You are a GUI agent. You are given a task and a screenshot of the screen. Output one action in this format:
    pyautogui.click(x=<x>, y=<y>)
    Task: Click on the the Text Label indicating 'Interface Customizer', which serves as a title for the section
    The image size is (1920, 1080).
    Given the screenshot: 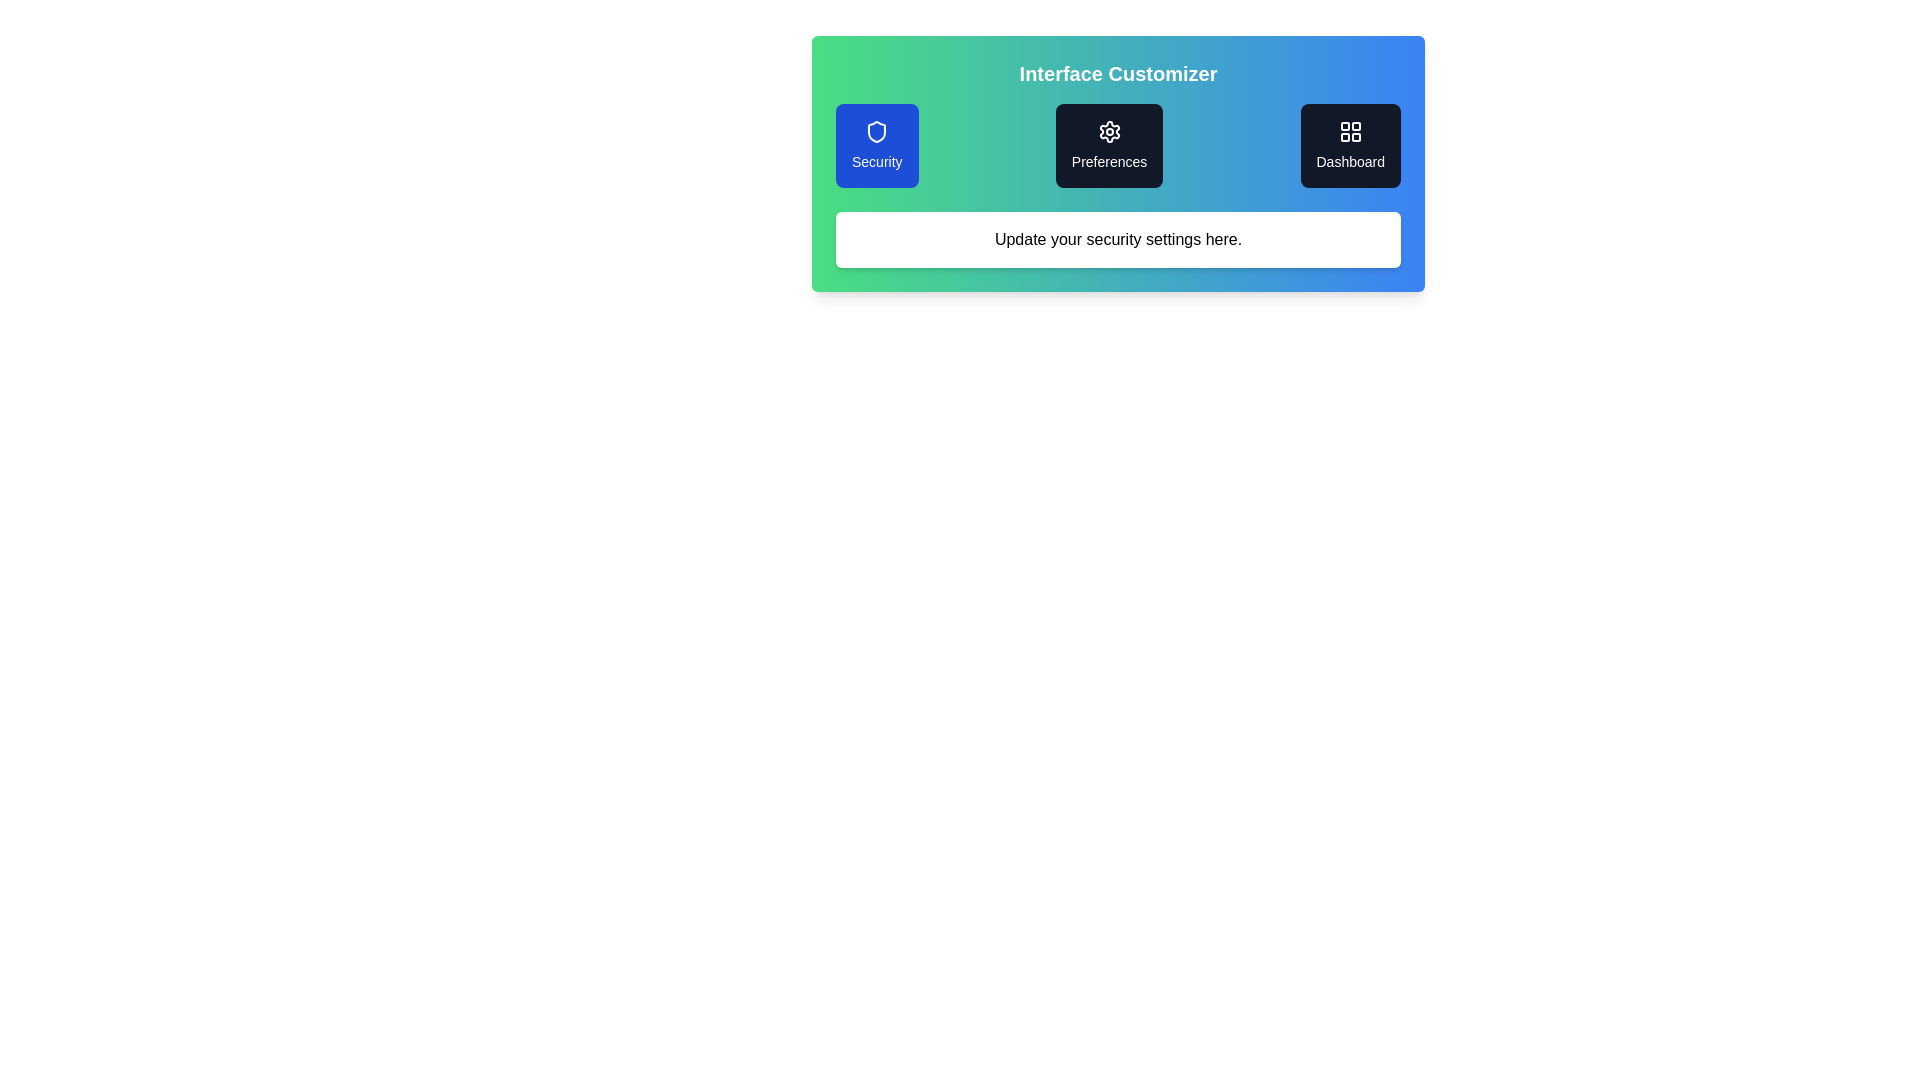 What is the action you would take?
    pyautogui.click(x=1117, y=72)
    